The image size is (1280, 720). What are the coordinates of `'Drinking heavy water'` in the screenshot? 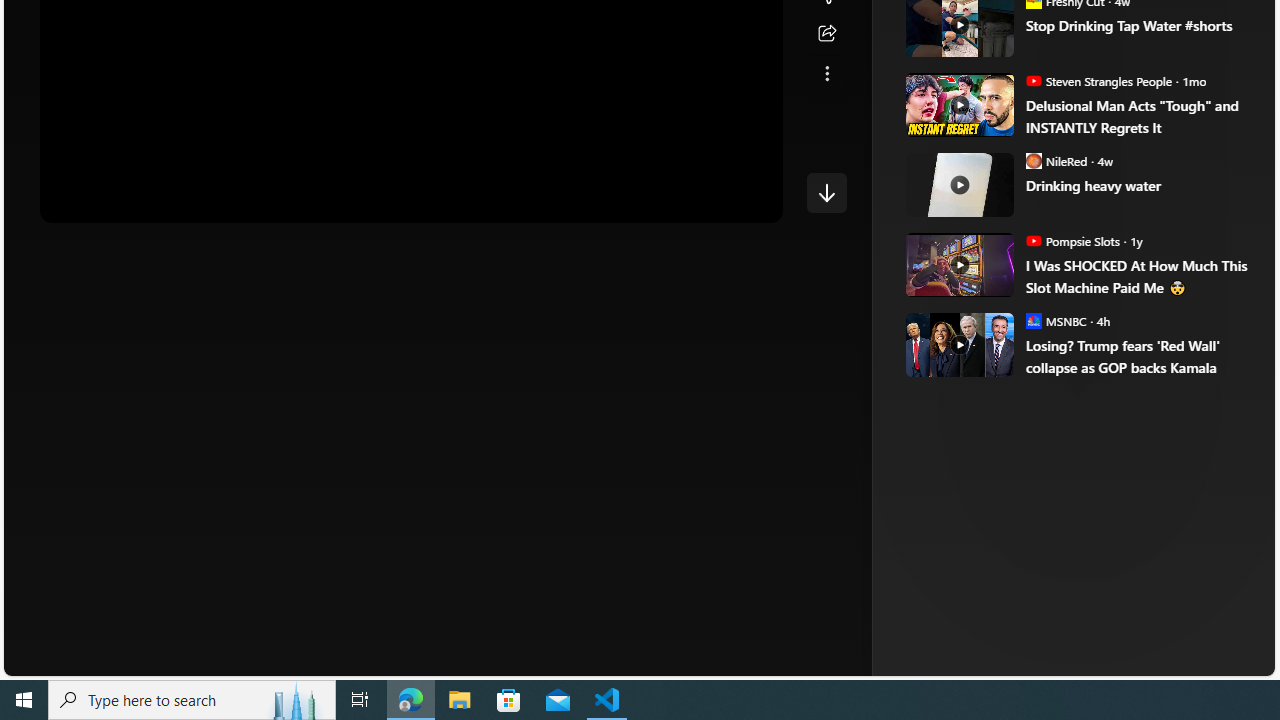 It's located at (1136, 185).